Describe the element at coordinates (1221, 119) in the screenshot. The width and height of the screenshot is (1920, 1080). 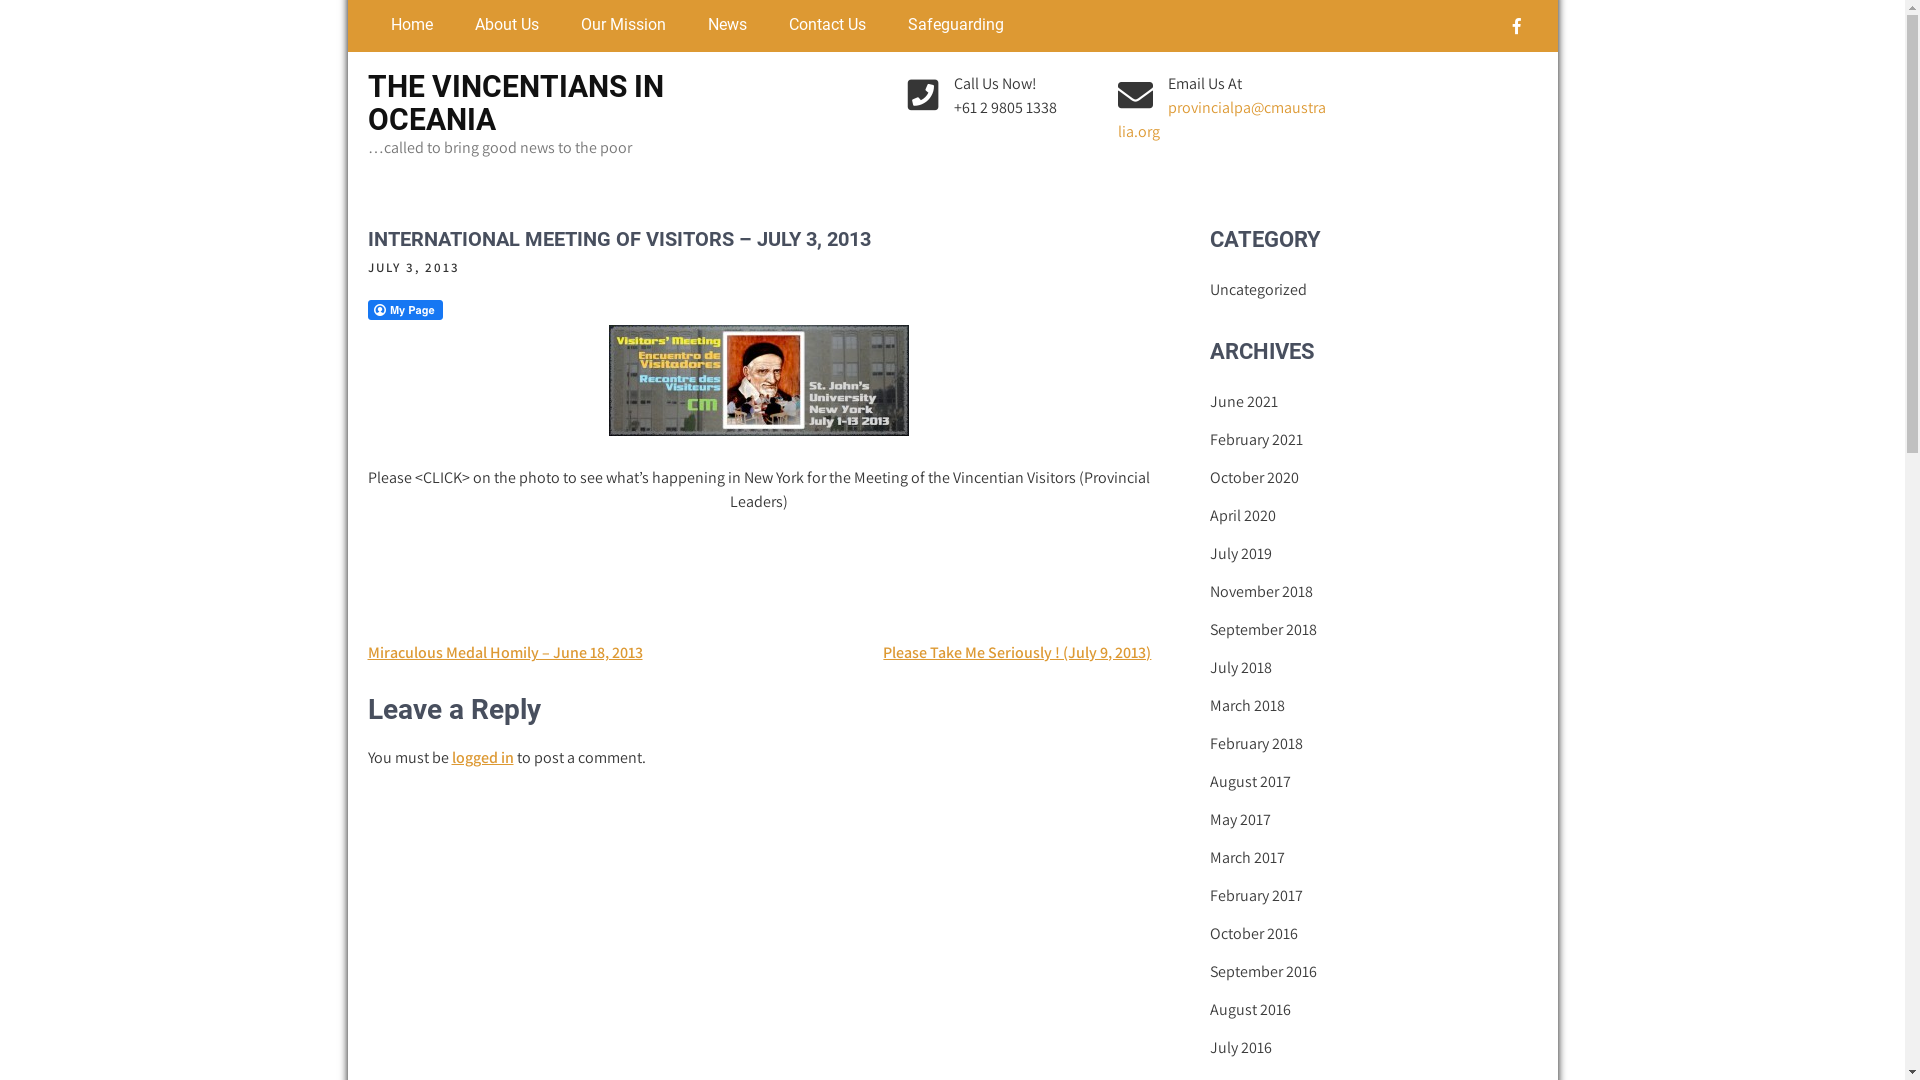
I see `'provincialpa@cmaustralia.org'` at that location.